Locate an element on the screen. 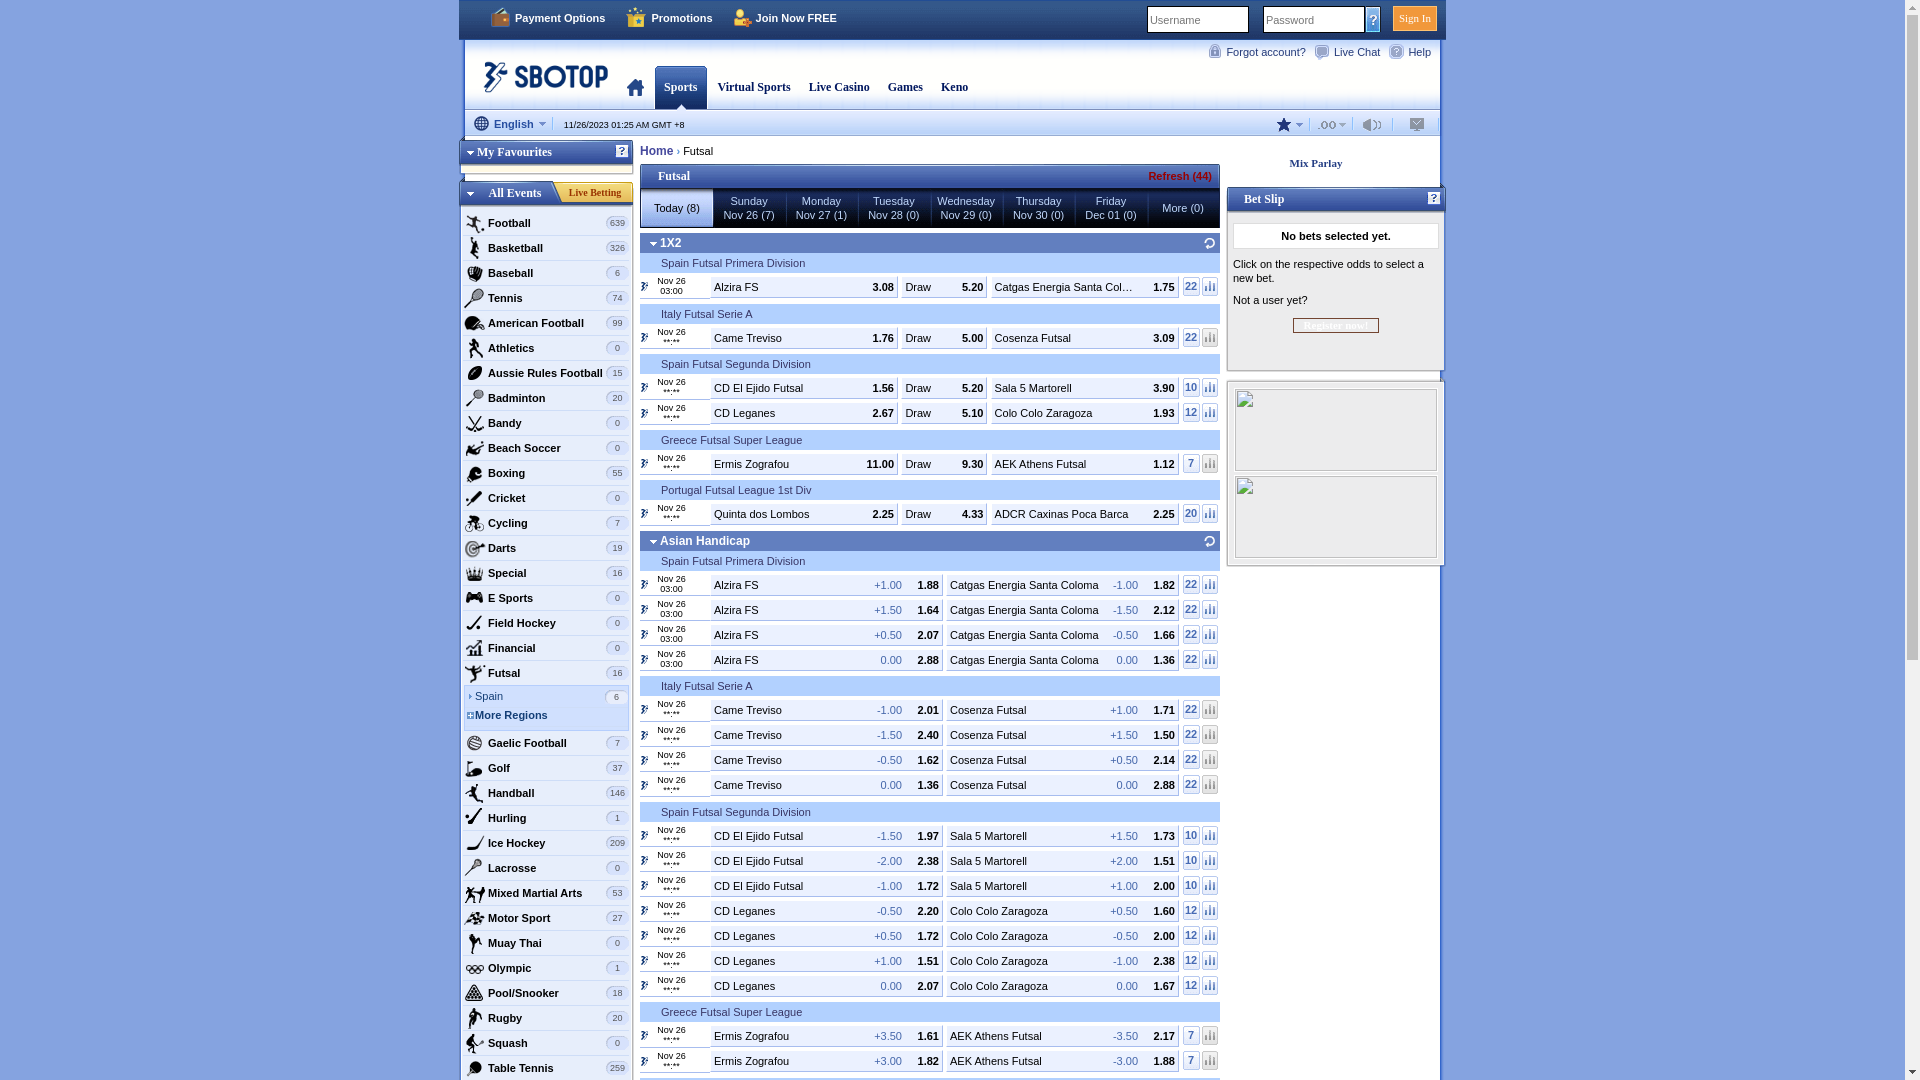 This screenshot has width=1920, height=1080. 'Virtual Sports' is located at coordinates (752, 86).